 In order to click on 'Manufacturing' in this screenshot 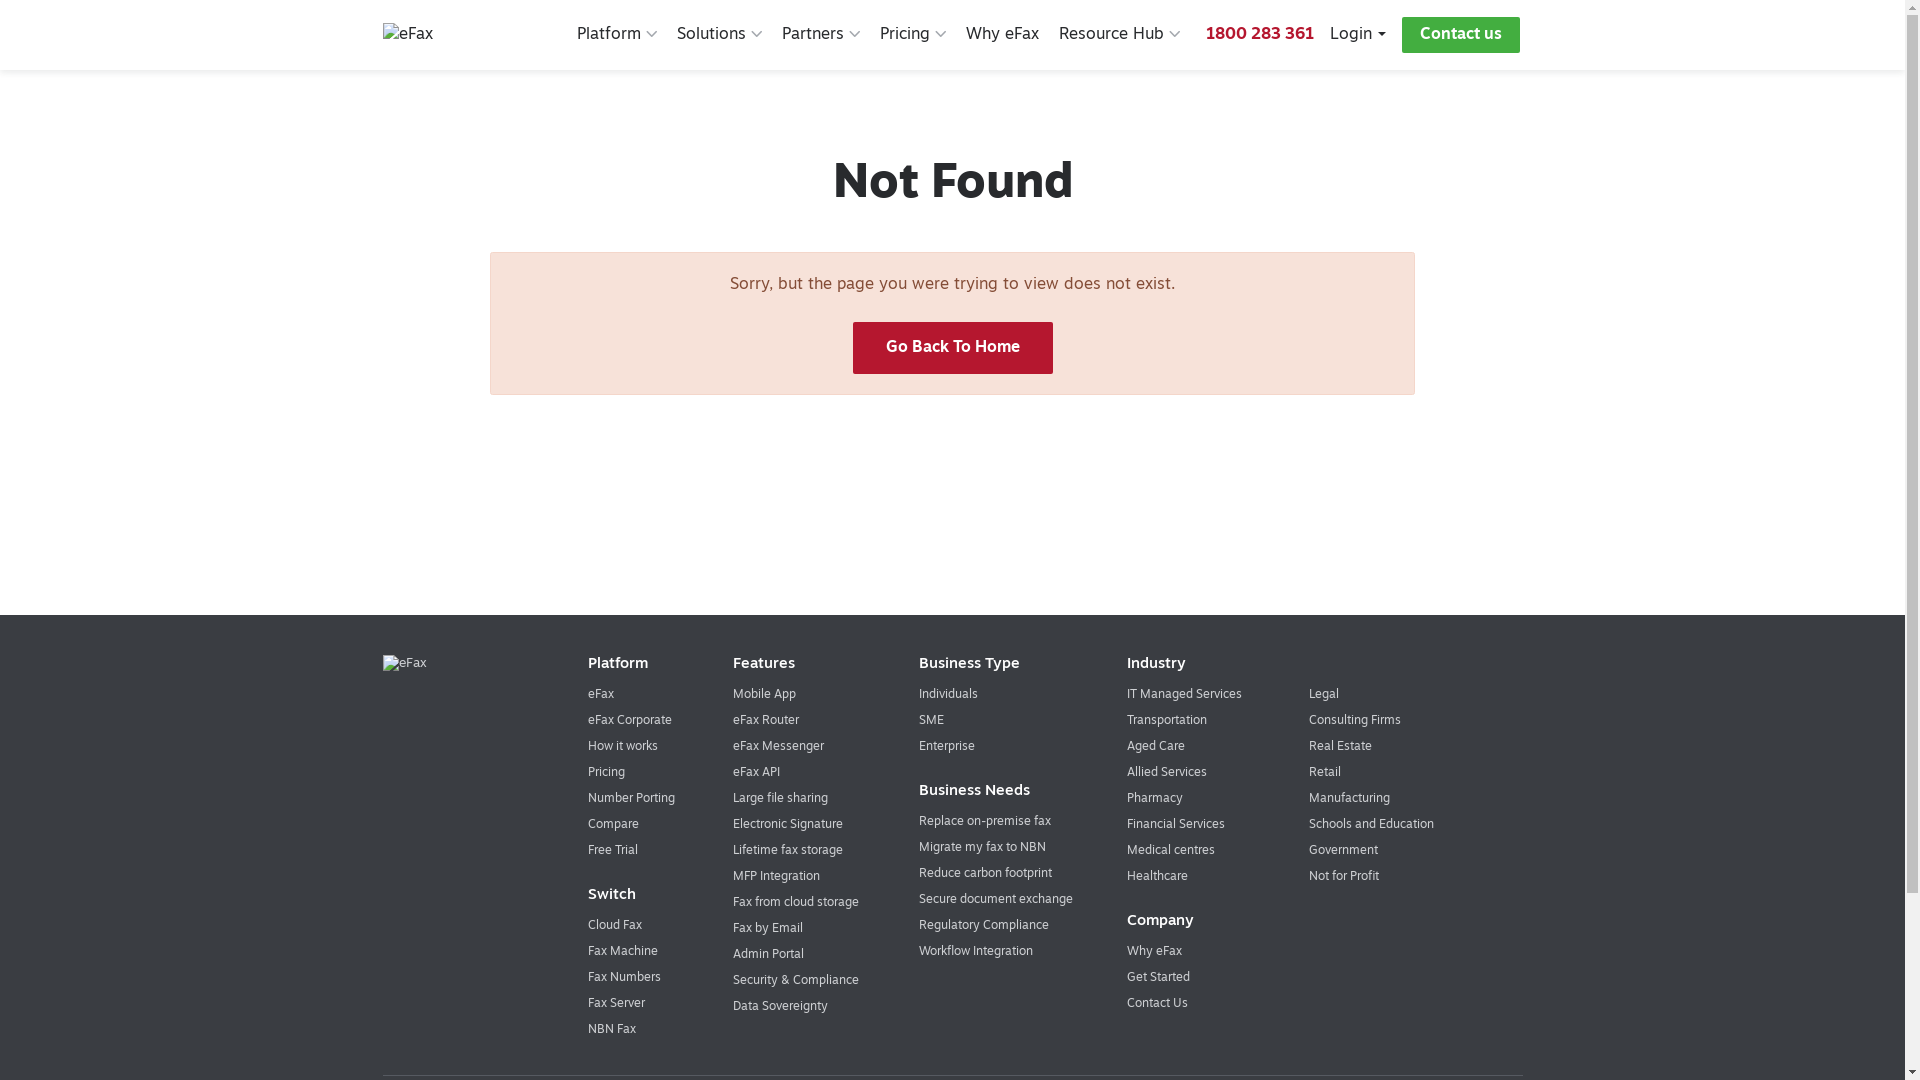, I will do `click(1349, 797)`.